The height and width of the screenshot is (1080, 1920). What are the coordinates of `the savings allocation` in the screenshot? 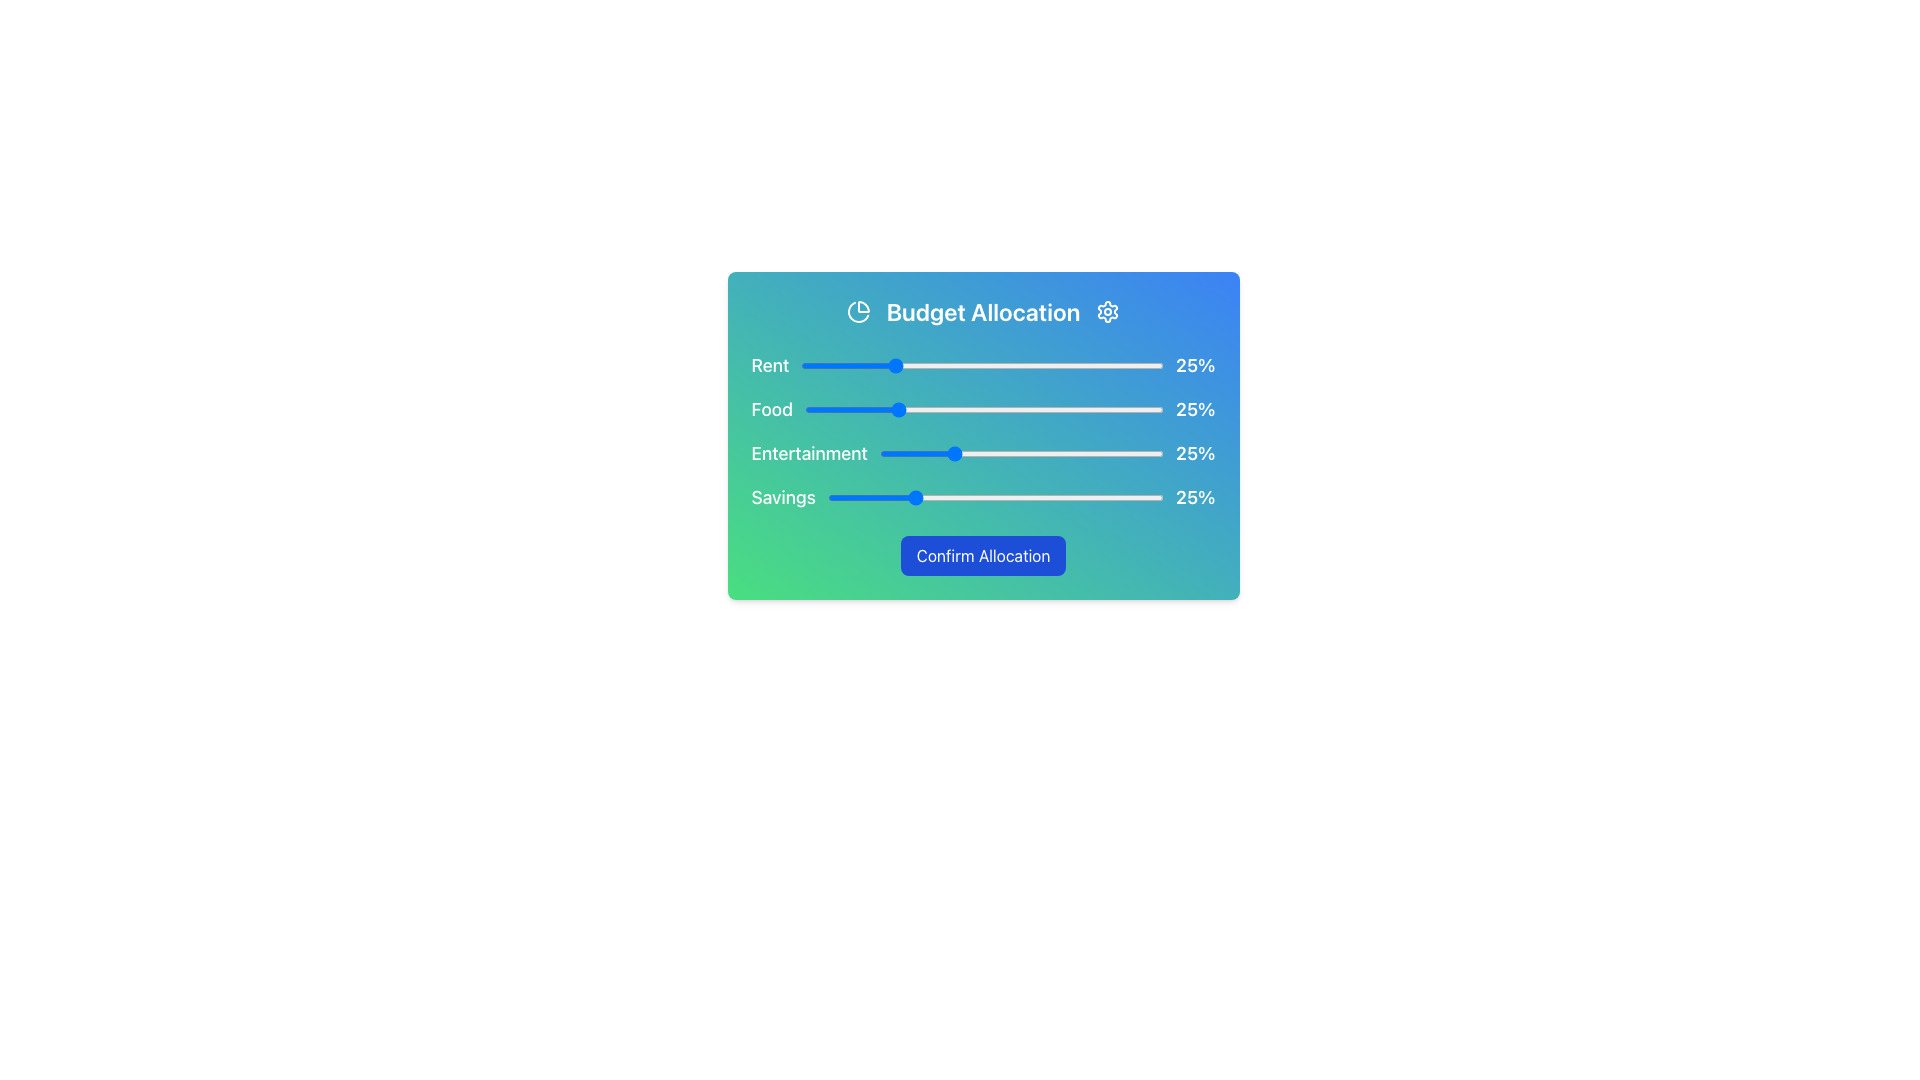 It's located at (1025, 496).